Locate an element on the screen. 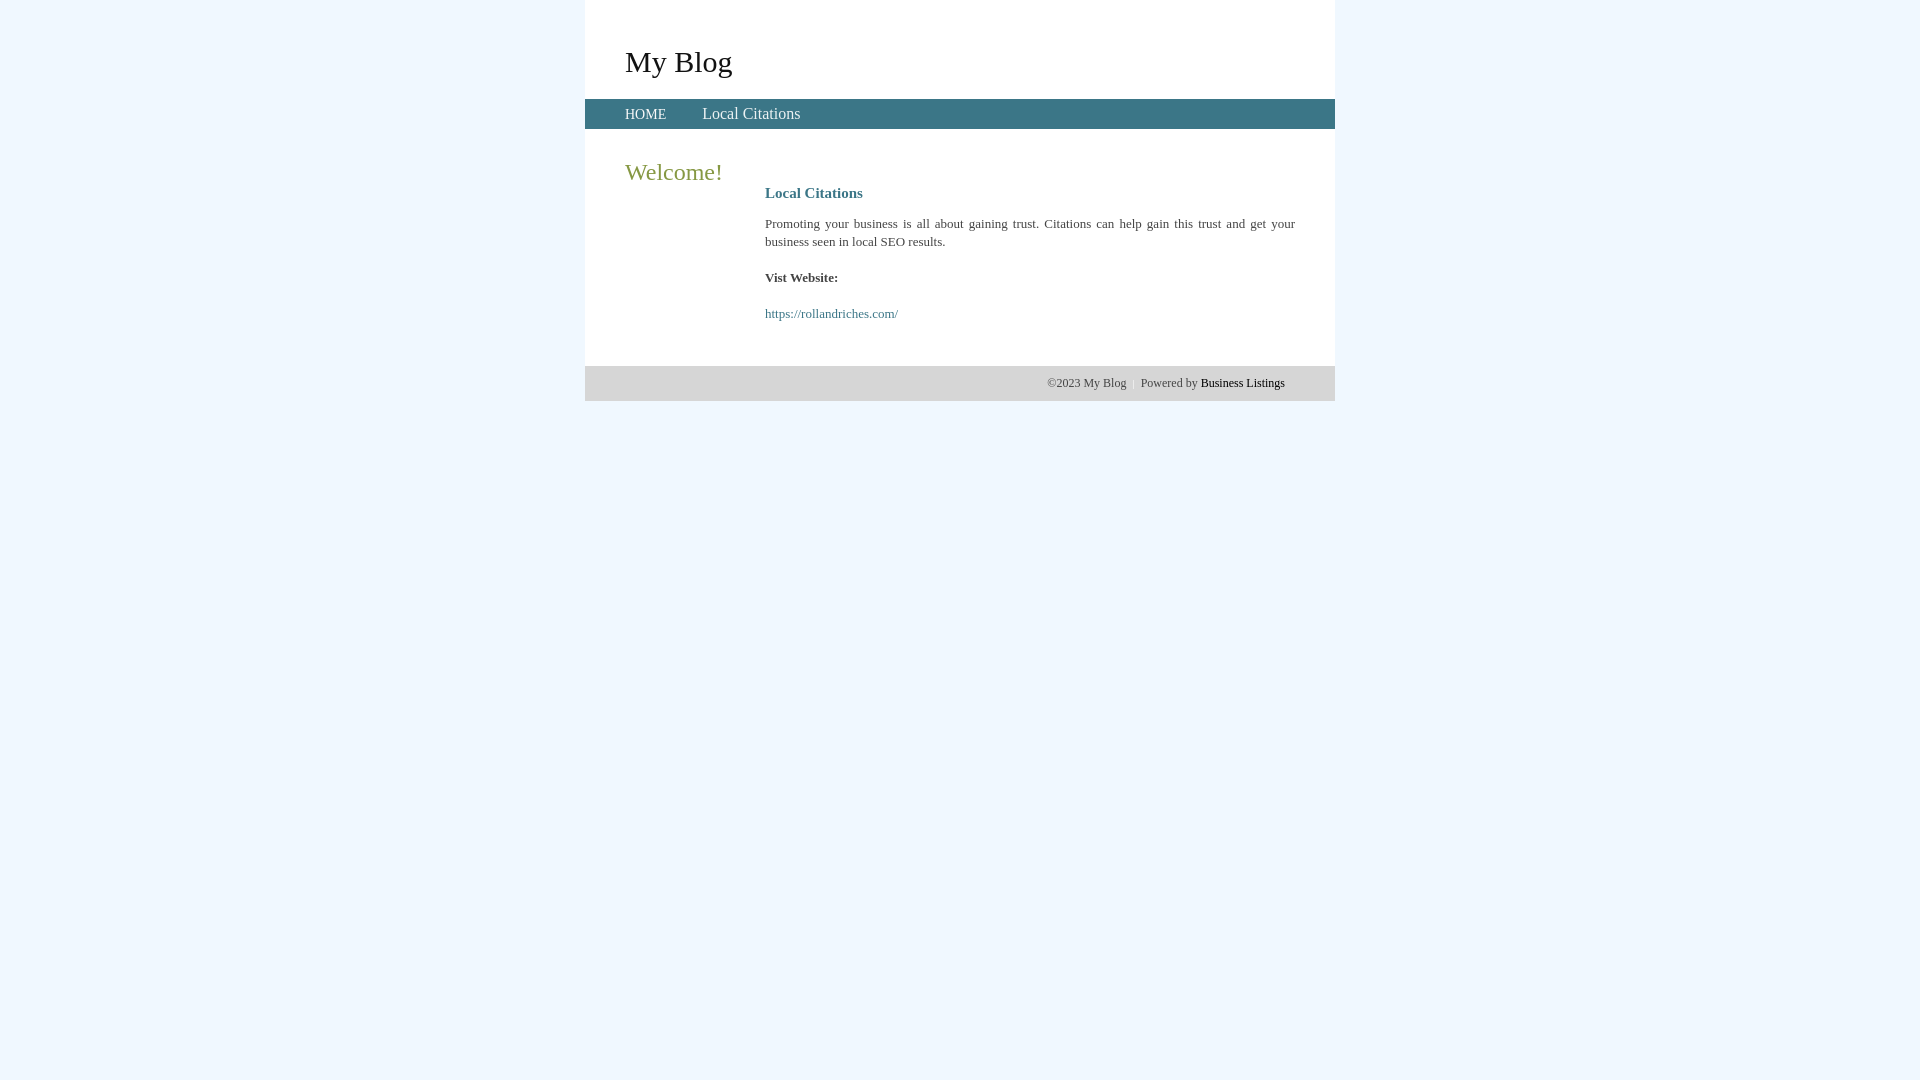 Image resolution: width=1920 pixels, height=1080 pixels. 'https://rollandriches.com/' is located at coordinates (831, 313).